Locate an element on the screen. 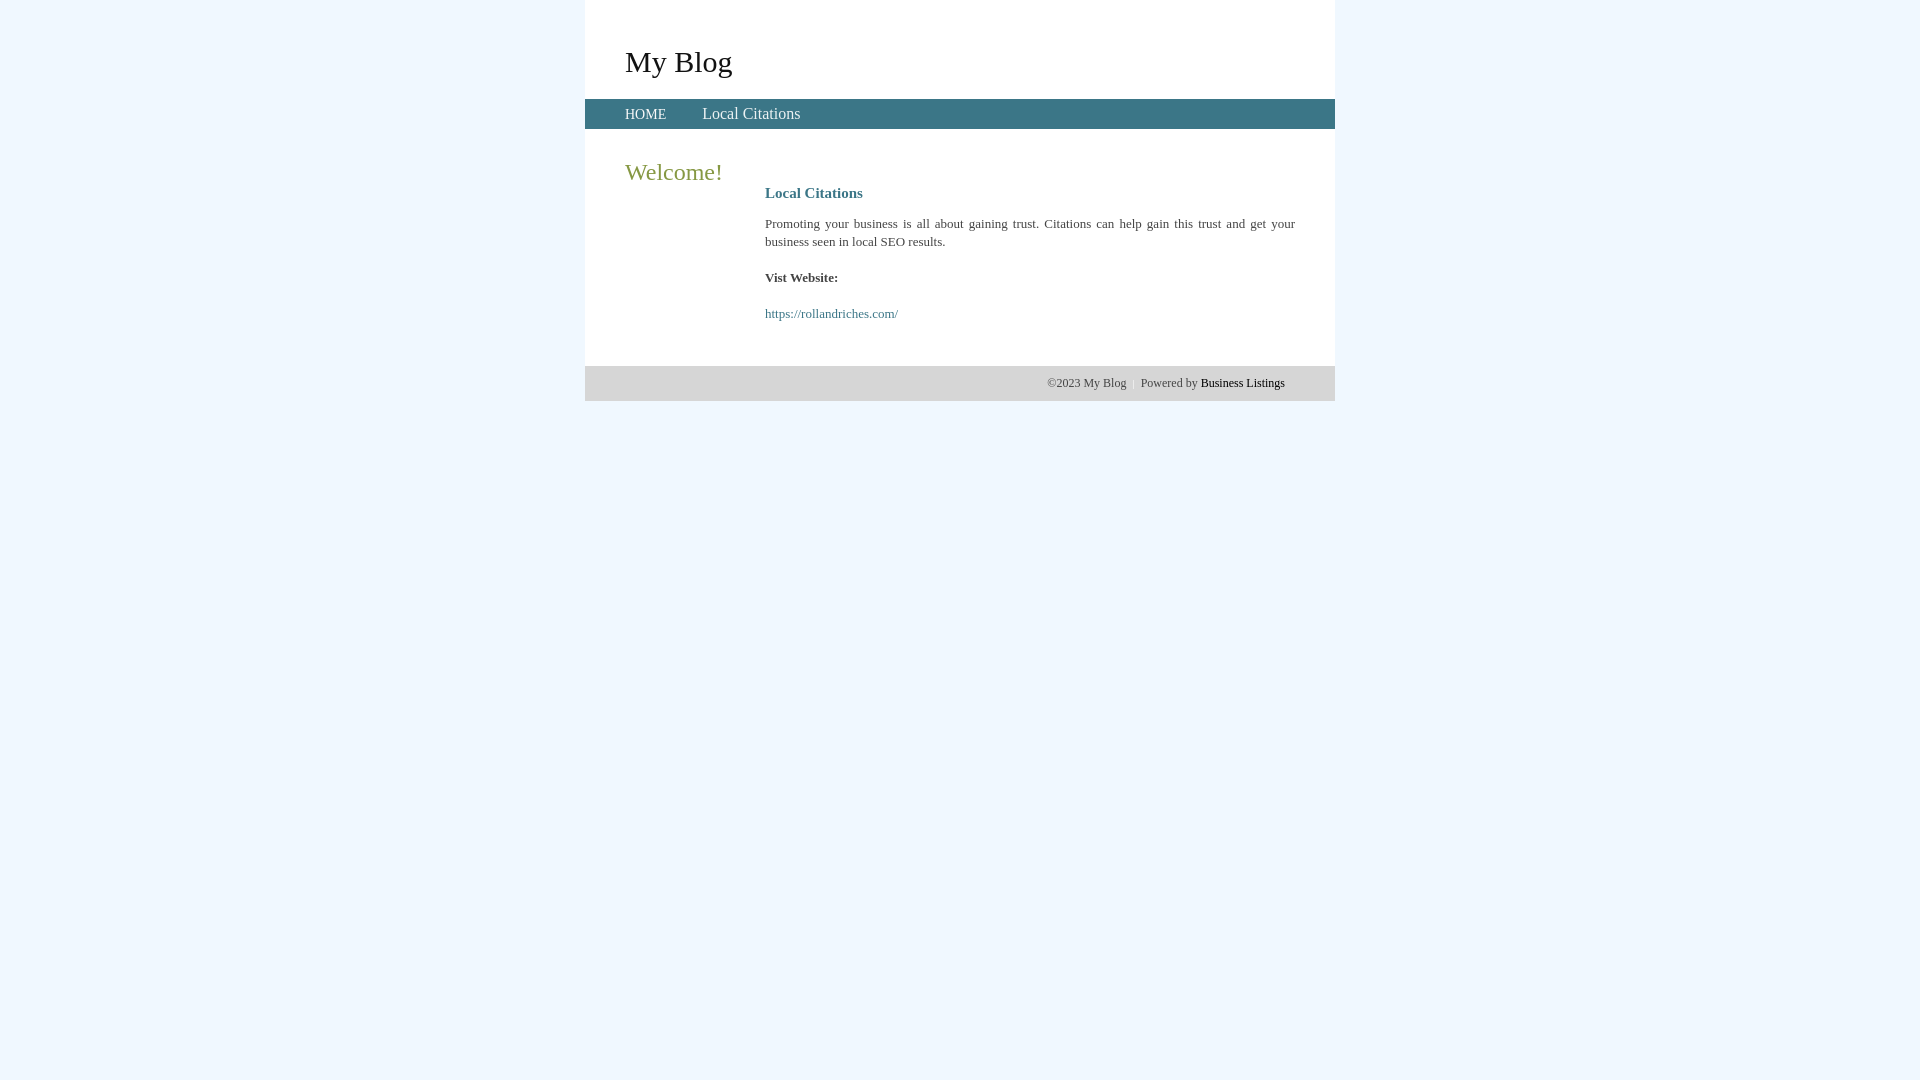 Image resolution: width=1920 pixels, height=1080 pixels. 'https://rollandriches.com/' is located at coordinates (831, 313).